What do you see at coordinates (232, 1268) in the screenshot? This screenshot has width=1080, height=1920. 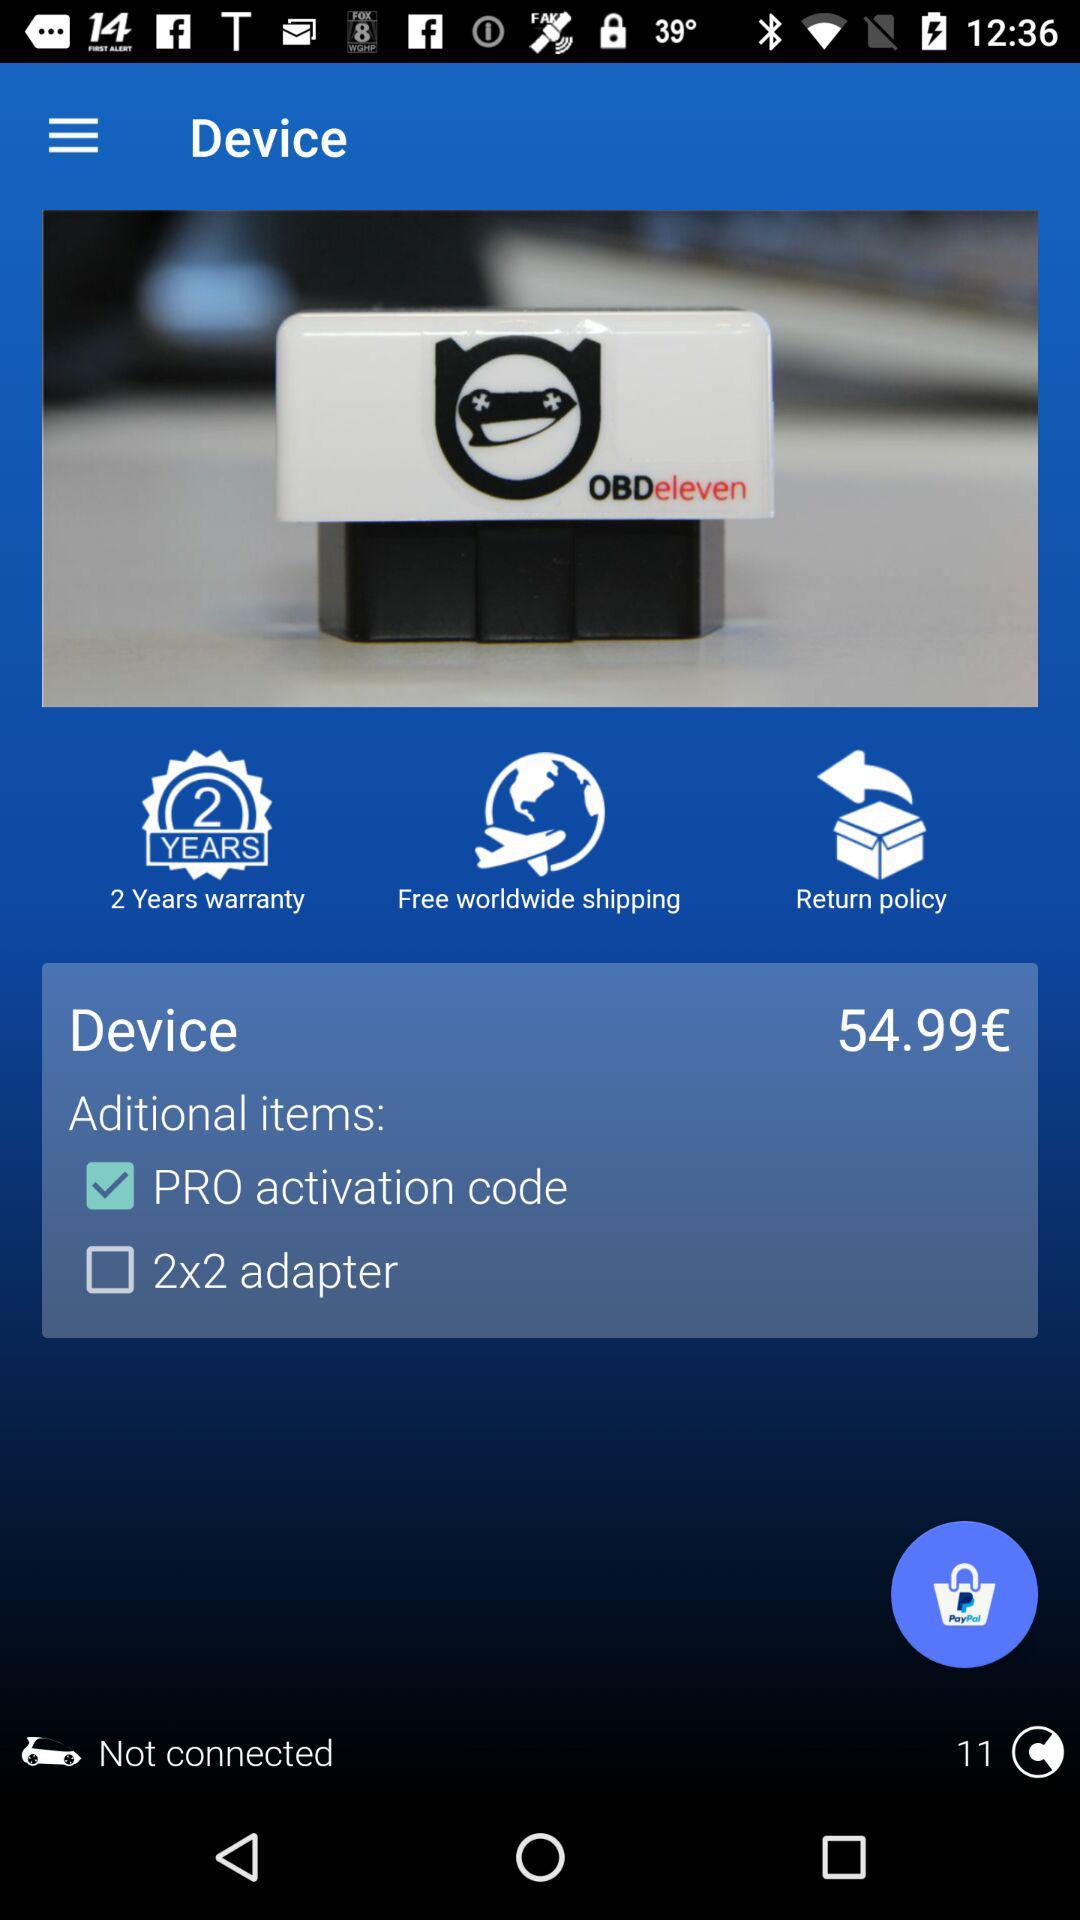 I see `2x2 adapter` at bounding box center [232, 1268].